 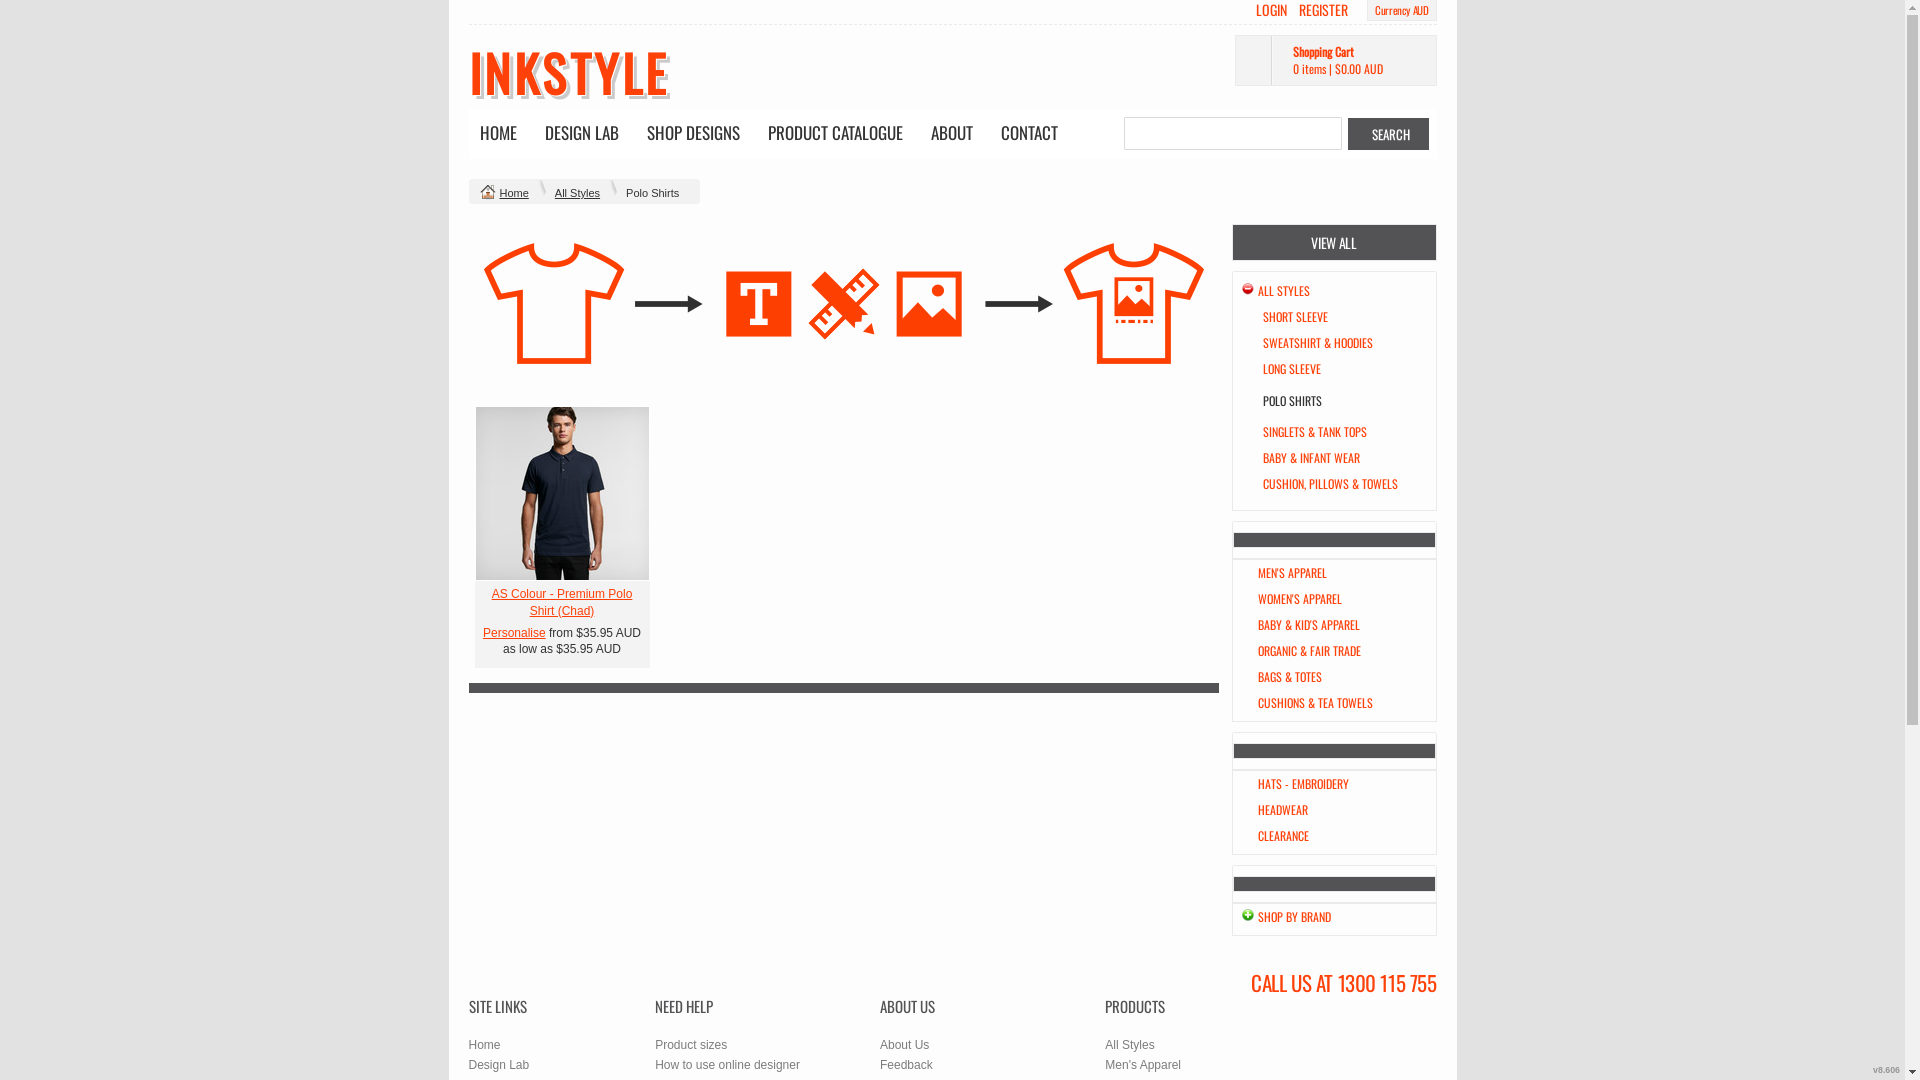 What do you see at coordinates (1232, 59) in the screenshot?
I see `'Shopping Cart` at bounding box center [1232, 59].